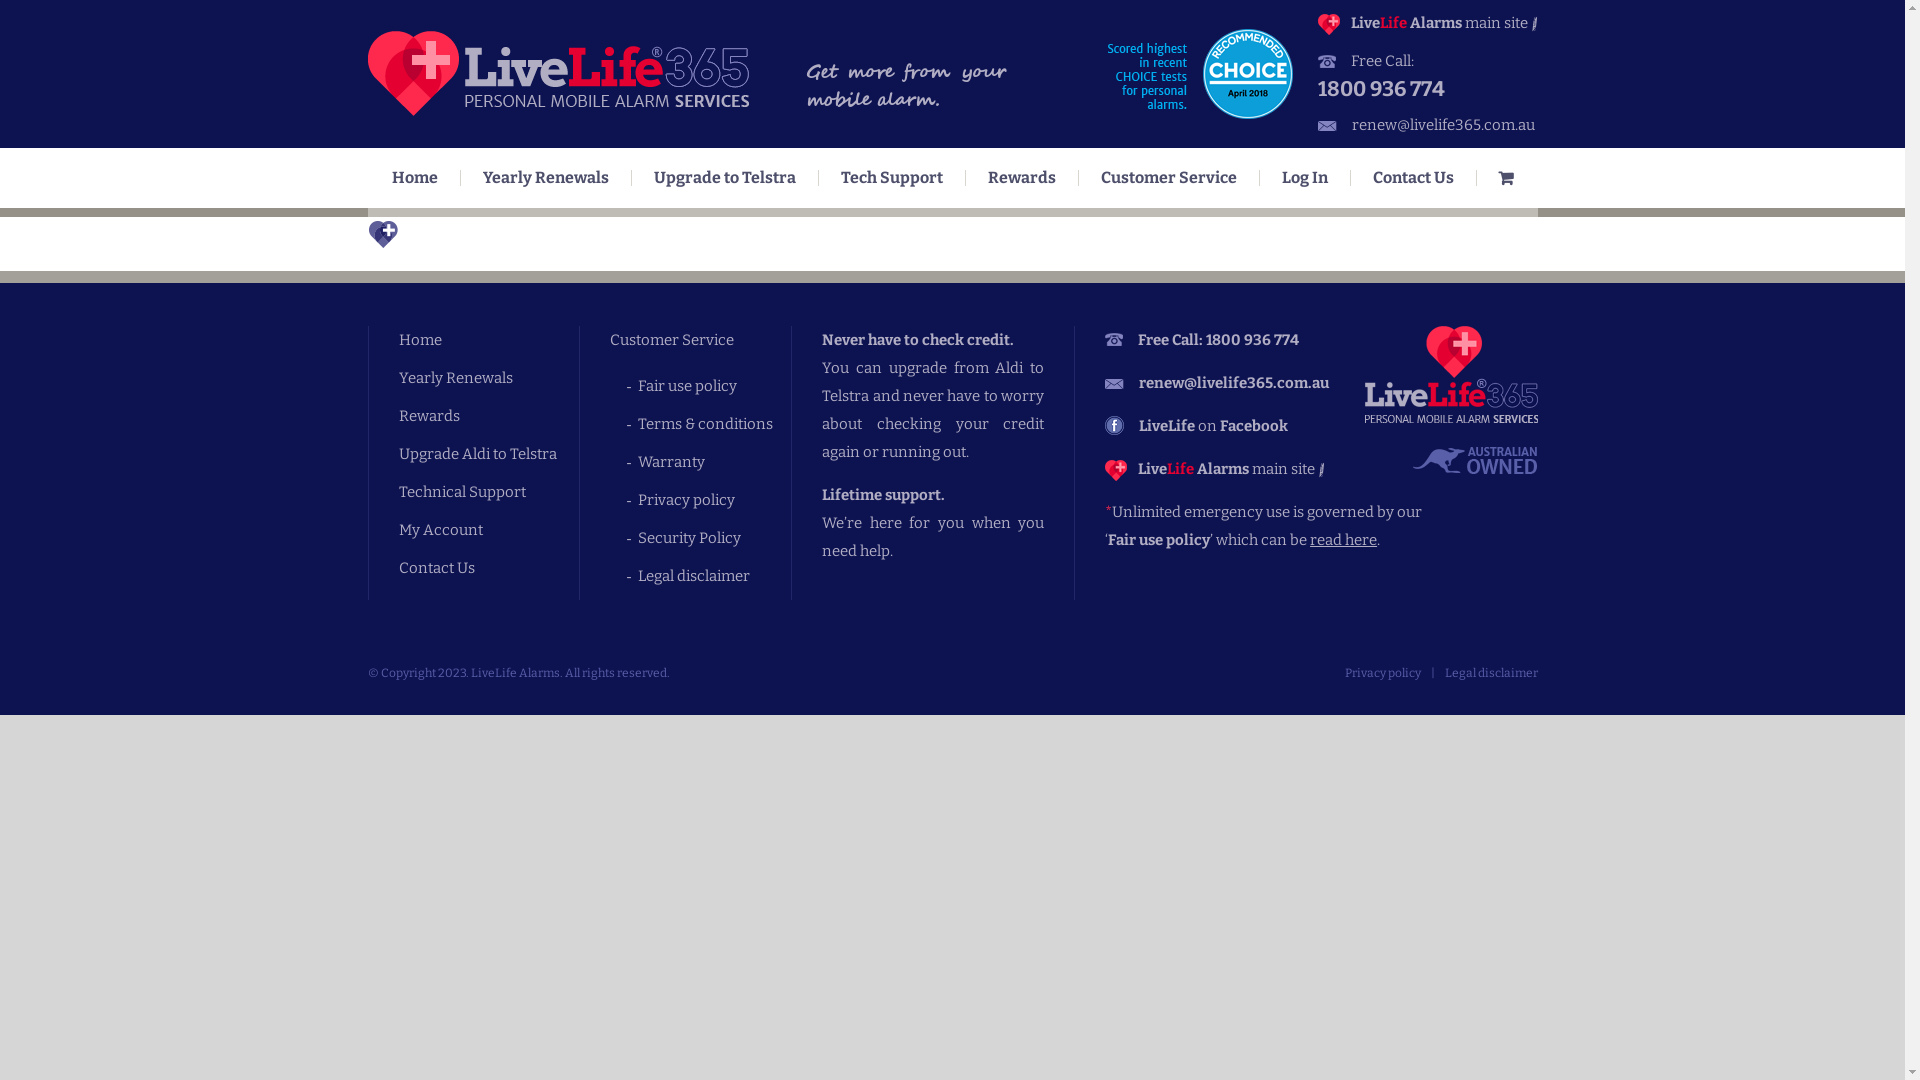 Image resolution: width=1920 pixels, height=1080 pixels. What do you see at coordinates (714, 499) in the screenshot?
I see `'Privacy policy'` at bounding box center [714, 499].